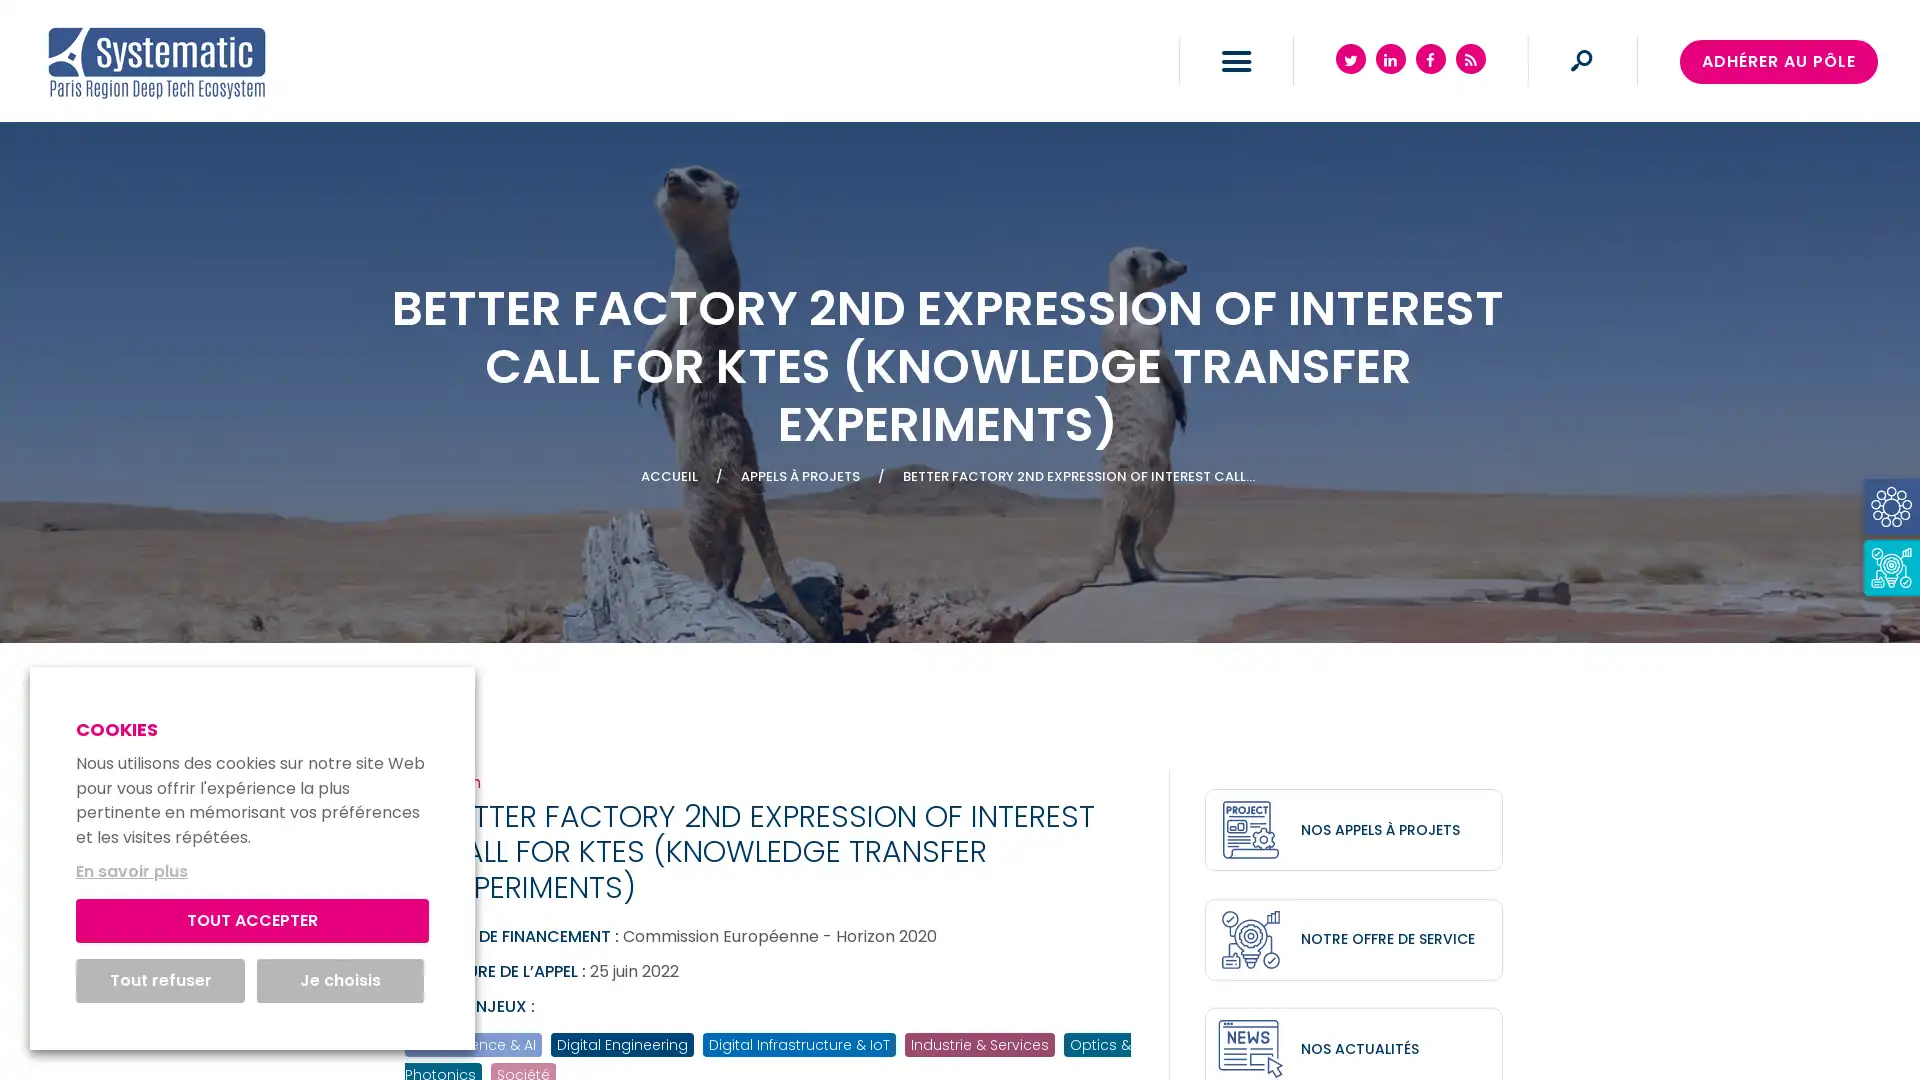  What do you see at coordinates (340, 979) in the screenshot?
I see `Je choisis` at bounding box center [340, 979].